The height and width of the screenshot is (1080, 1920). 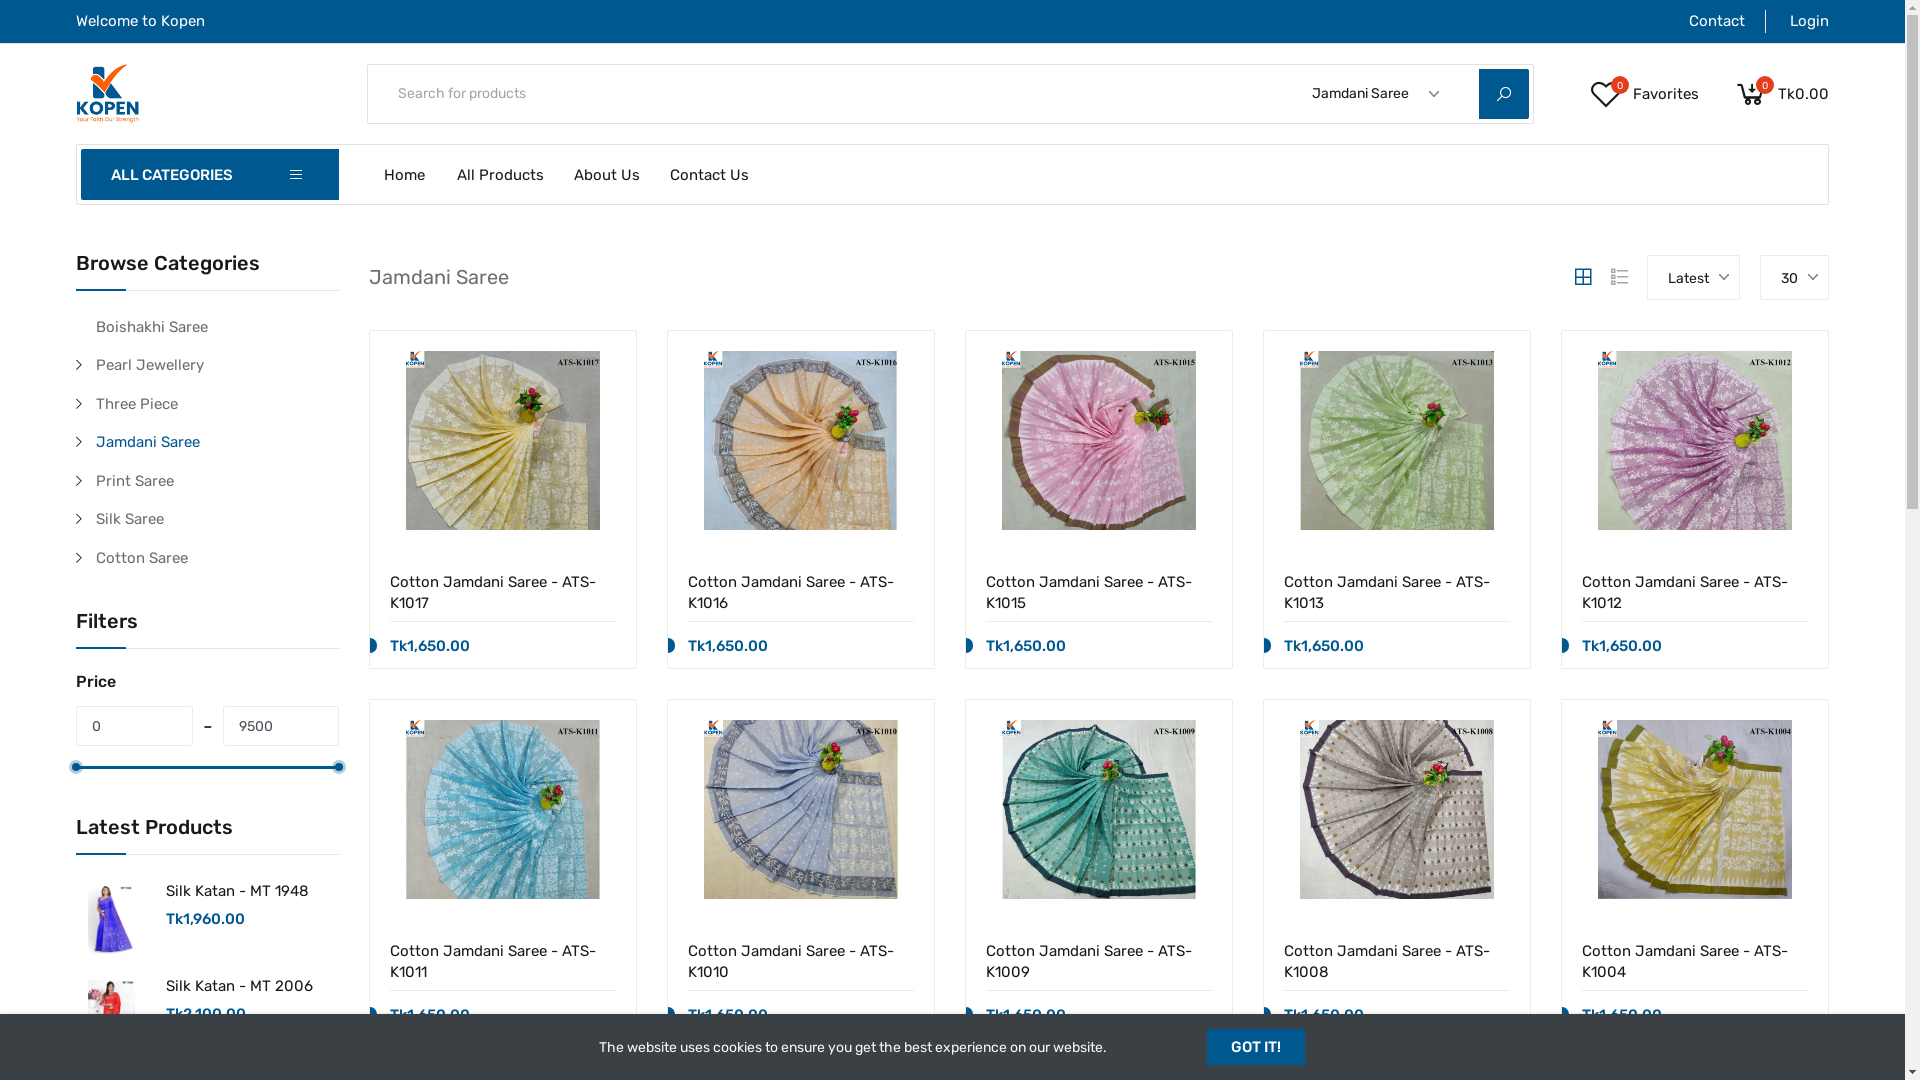 I want to click on 'Boishakhi Saree', so click(x=95, y=326).